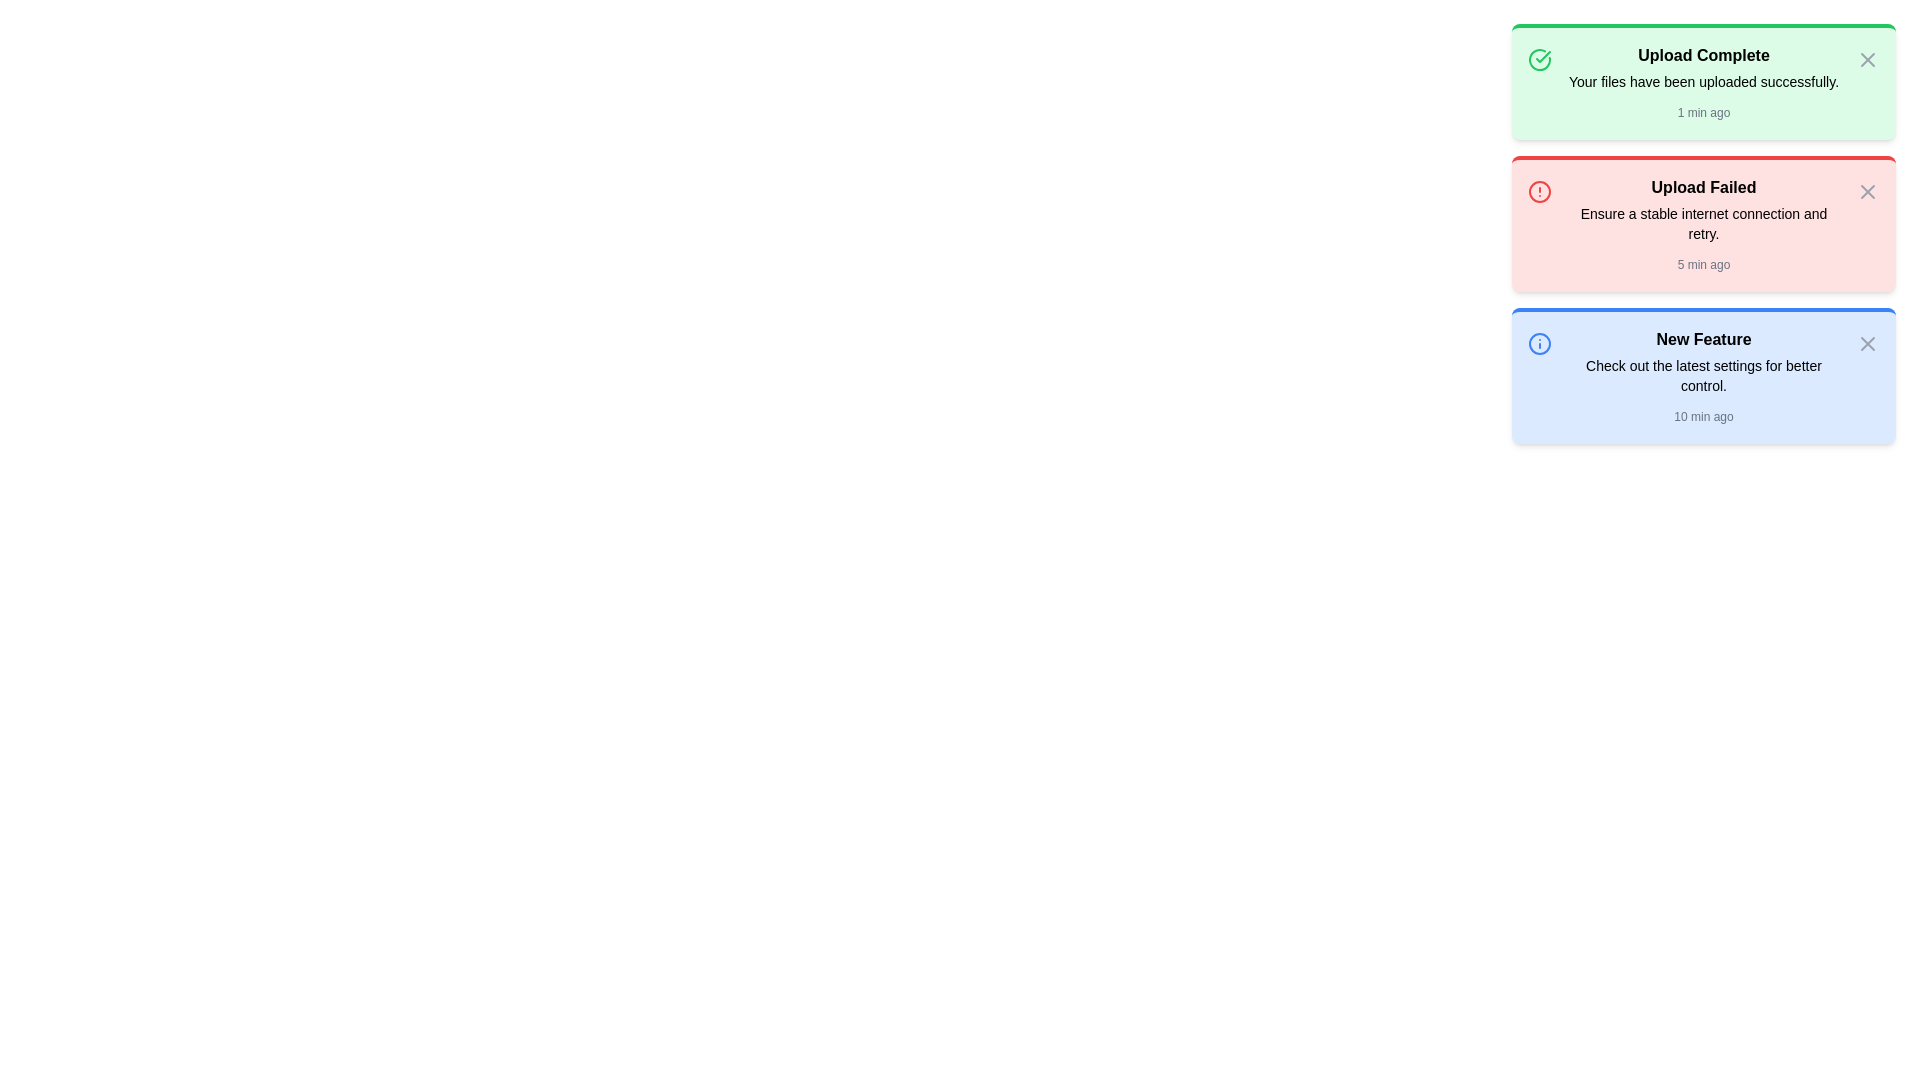 Image resolution: width=1920 pixels, height=1080 pixels. Describe the element at coordinates (1866, 342) in the screenshot. I see `the small 'X' icon button in the top-right corner of the notification card` at that location.